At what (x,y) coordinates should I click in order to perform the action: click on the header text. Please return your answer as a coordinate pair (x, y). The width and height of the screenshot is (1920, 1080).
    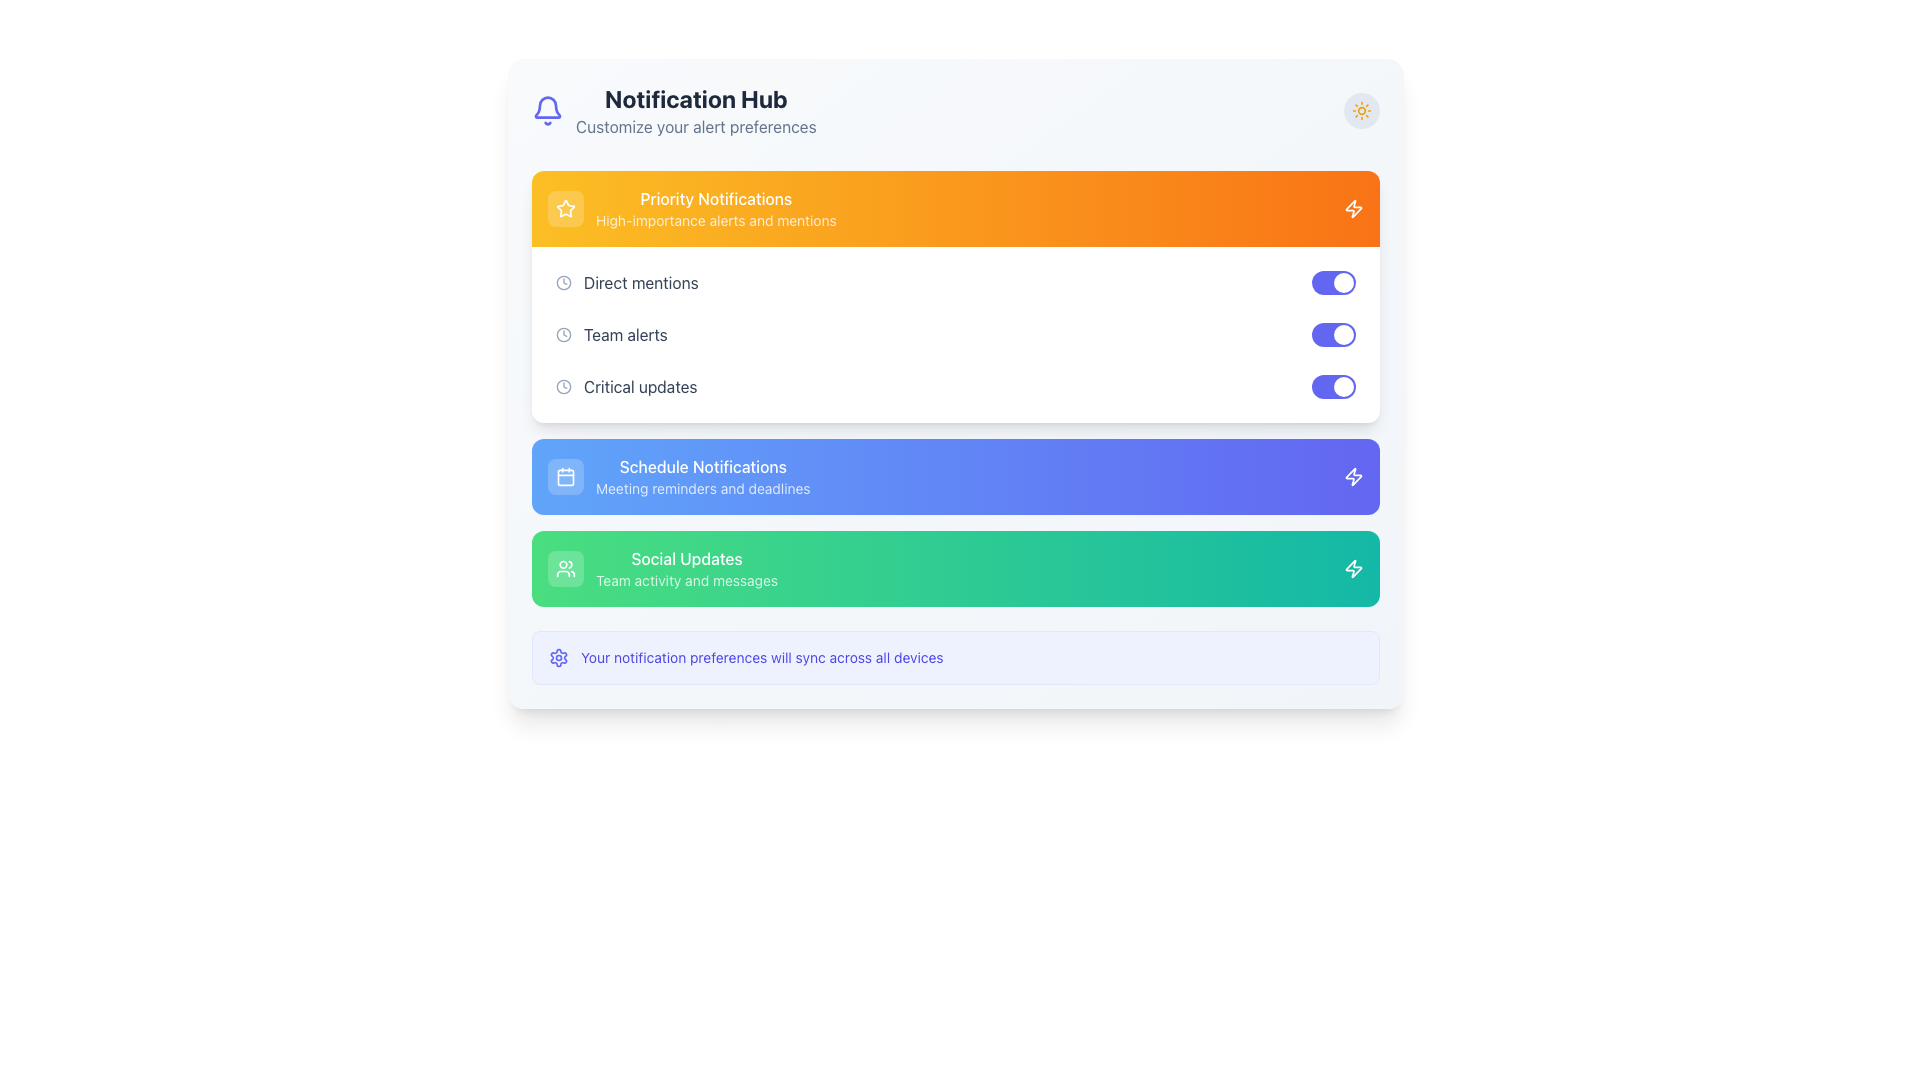
    Looking at the image, I should click on (674, 111).